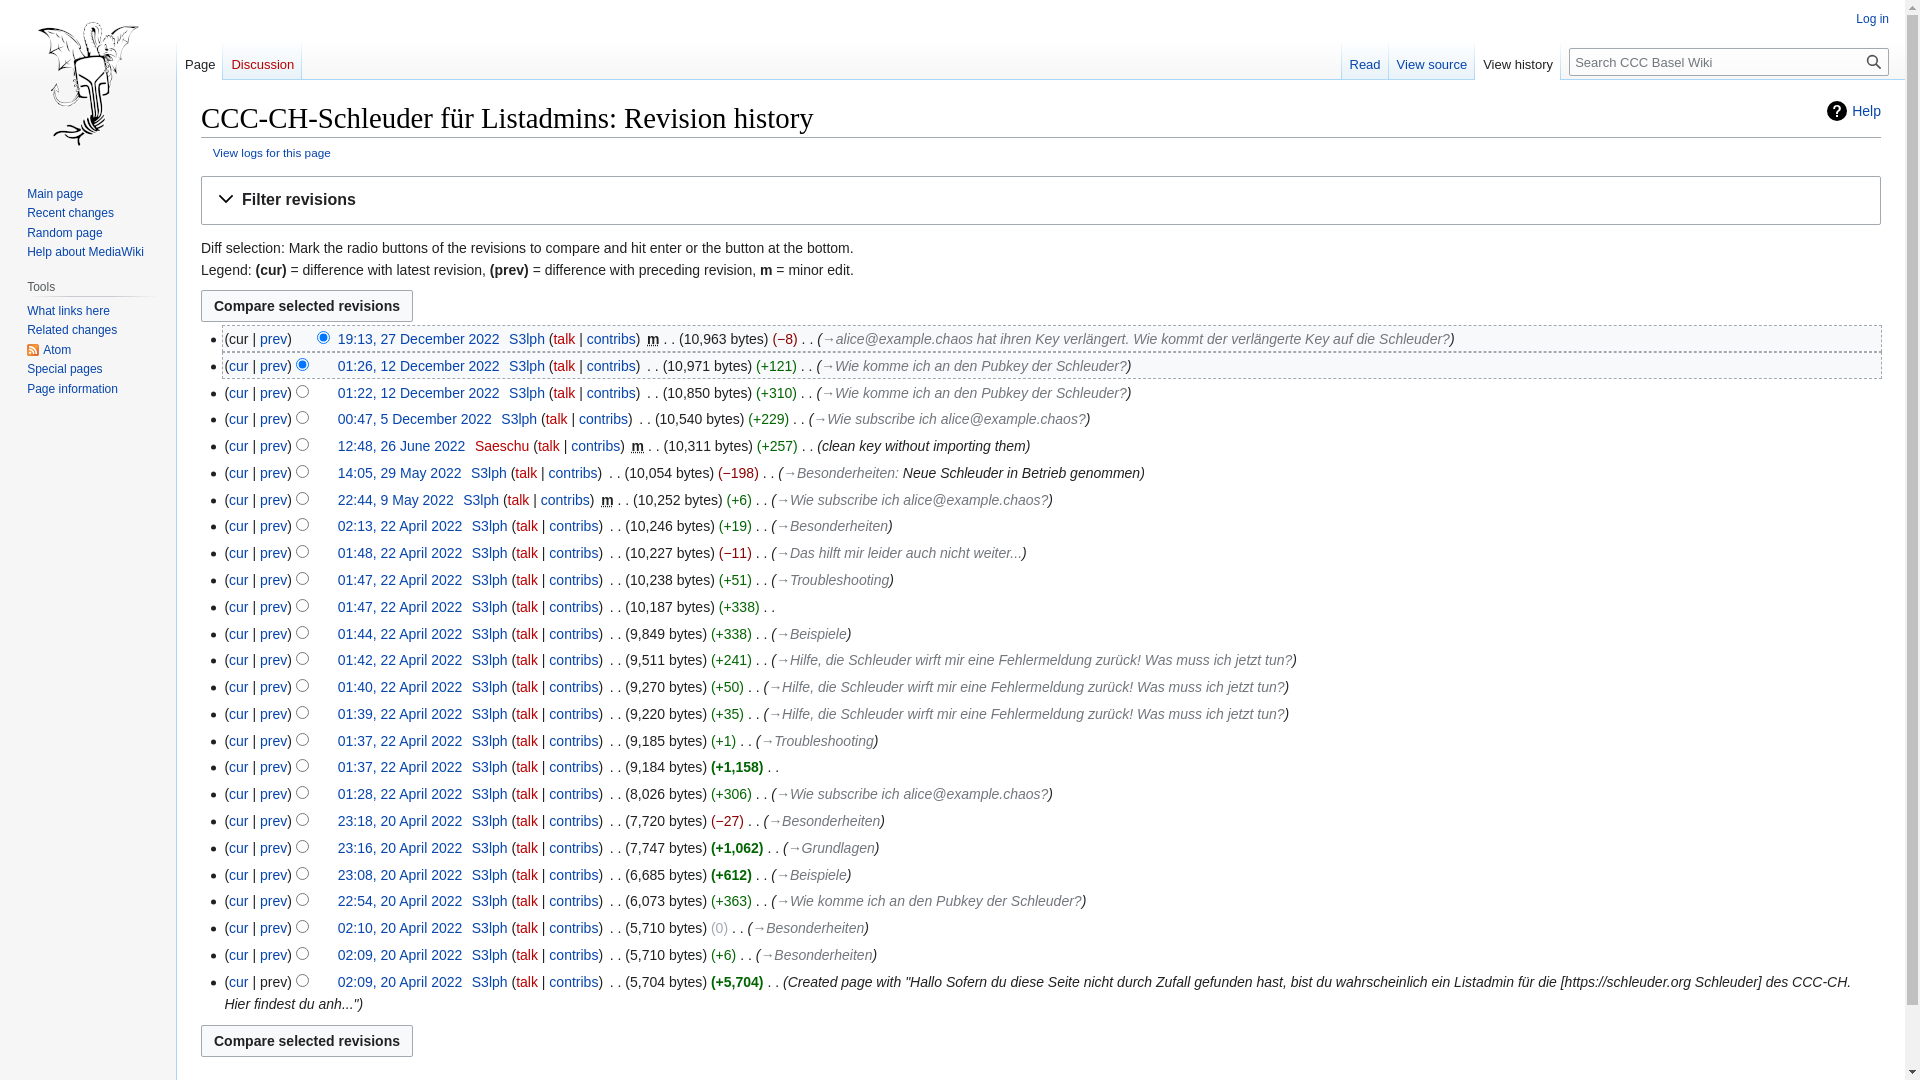 The width and height of the screenshot is (1920, 1080). What do you see at coordinates (489, 766) in the screenshot?
I see `'S3lph'` at bounding box center [489, 766].